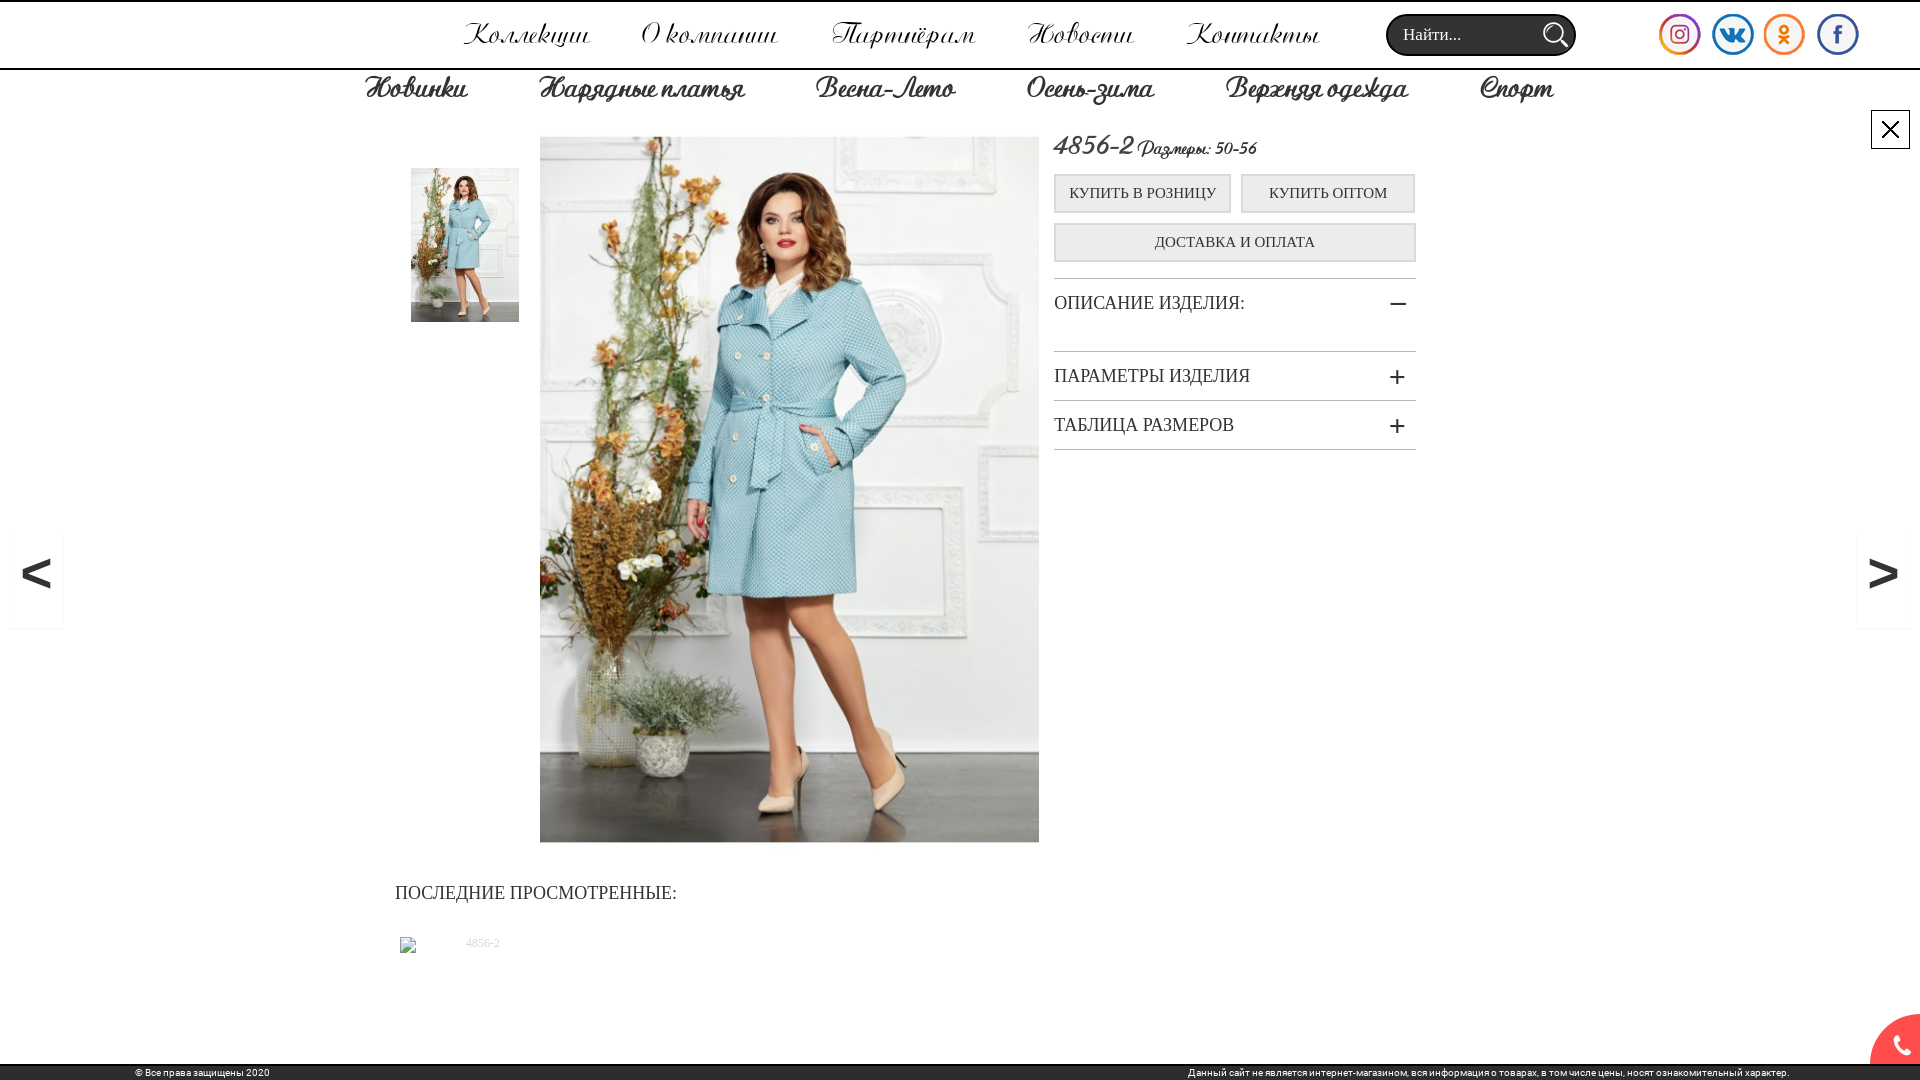  What do you see at coordinates (1882, 578) in the screenshot?
I see `'>'` at bounding box center [1882, 578].